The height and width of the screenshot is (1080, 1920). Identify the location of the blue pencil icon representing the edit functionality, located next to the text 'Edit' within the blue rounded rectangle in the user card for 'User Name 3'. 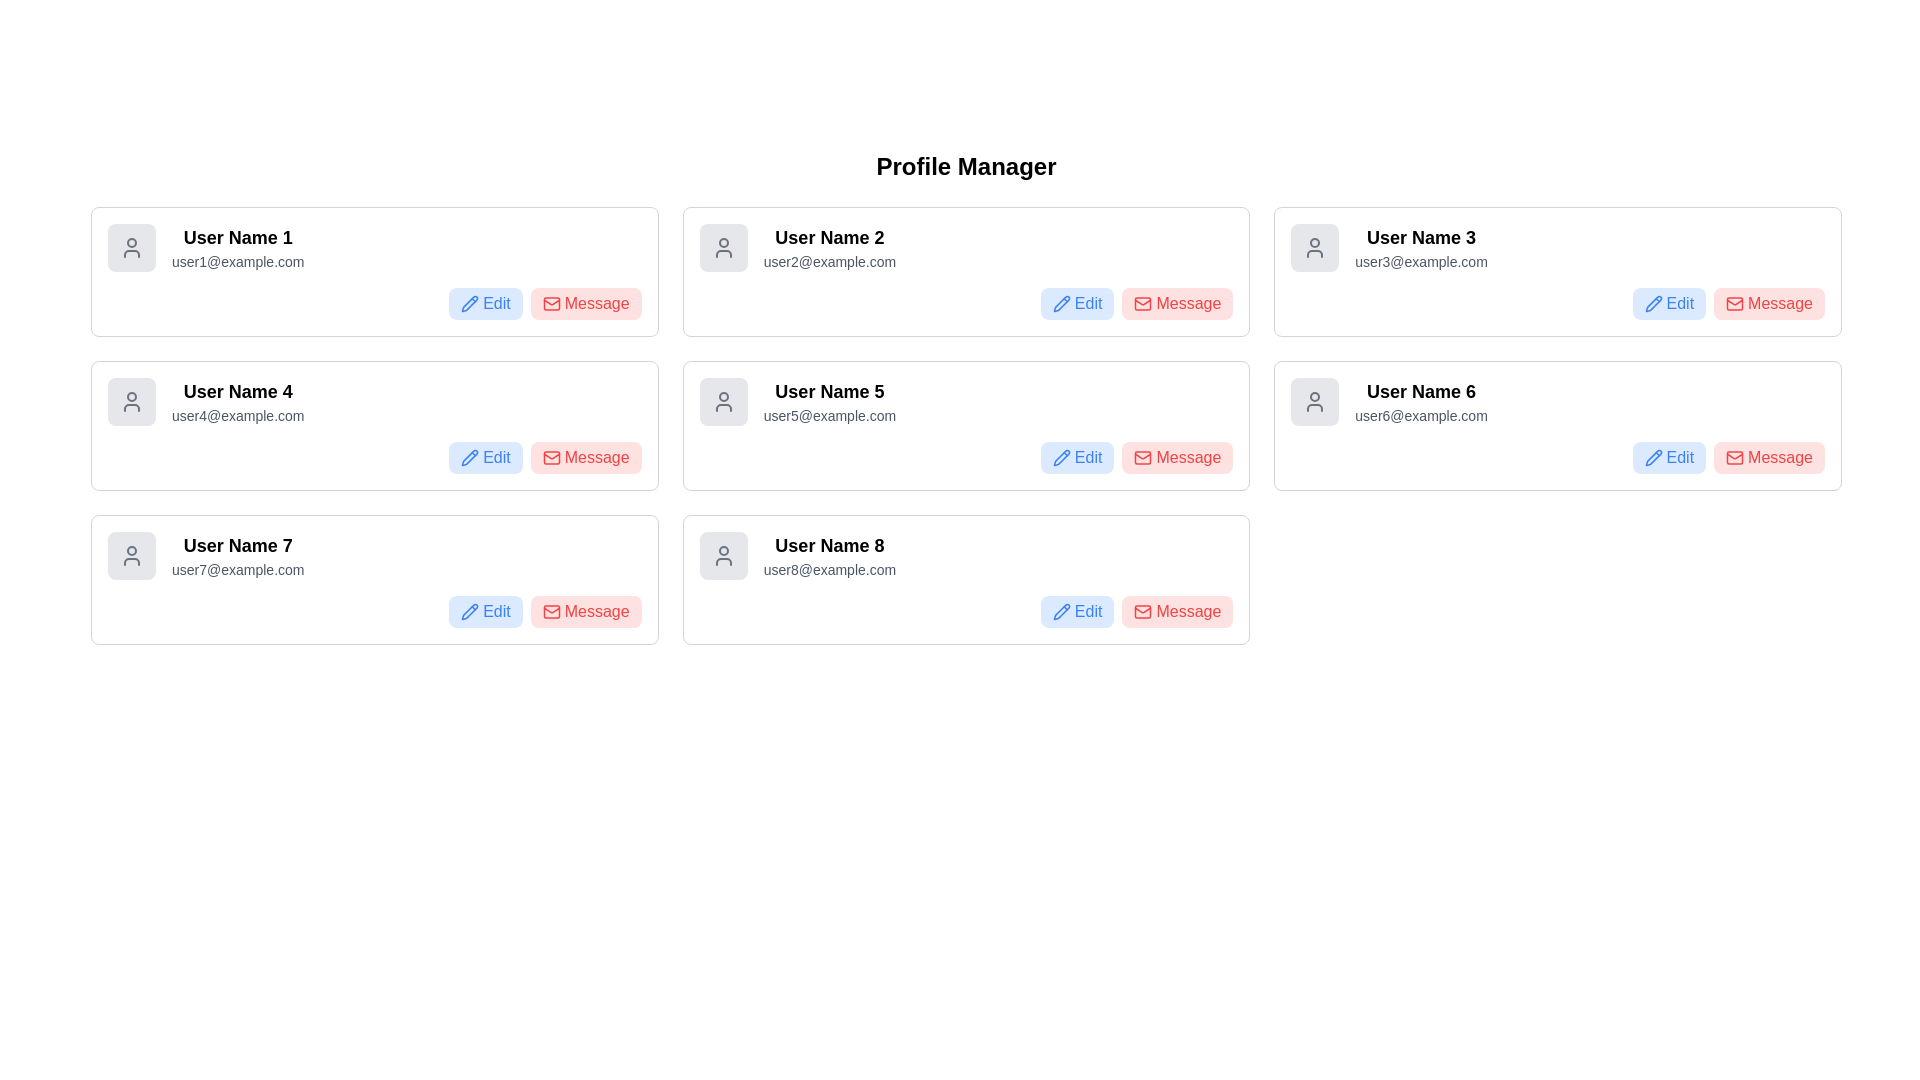
(1653, 304).